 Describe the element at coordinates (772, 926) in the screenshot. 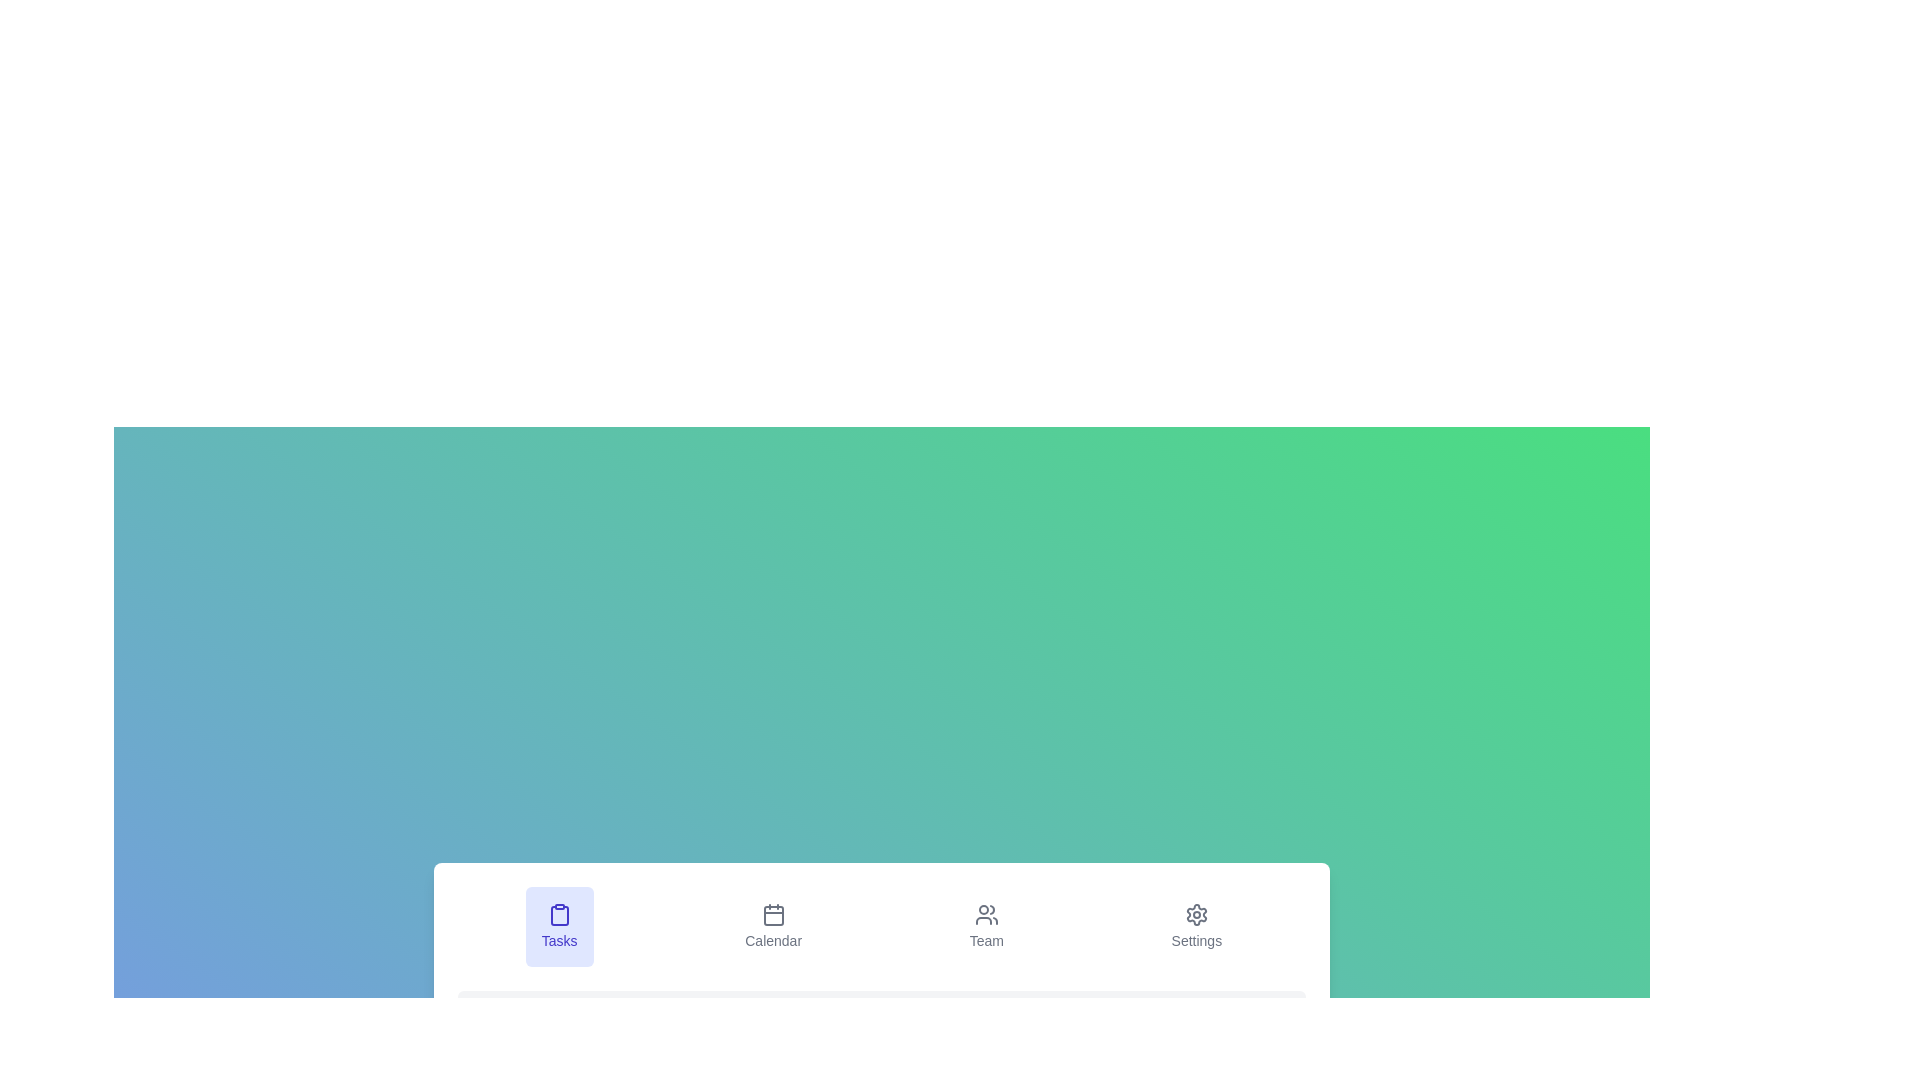

I see `the calendar button, which is the second option in a row of four interactive items, to trigger visual feedback` at that location.